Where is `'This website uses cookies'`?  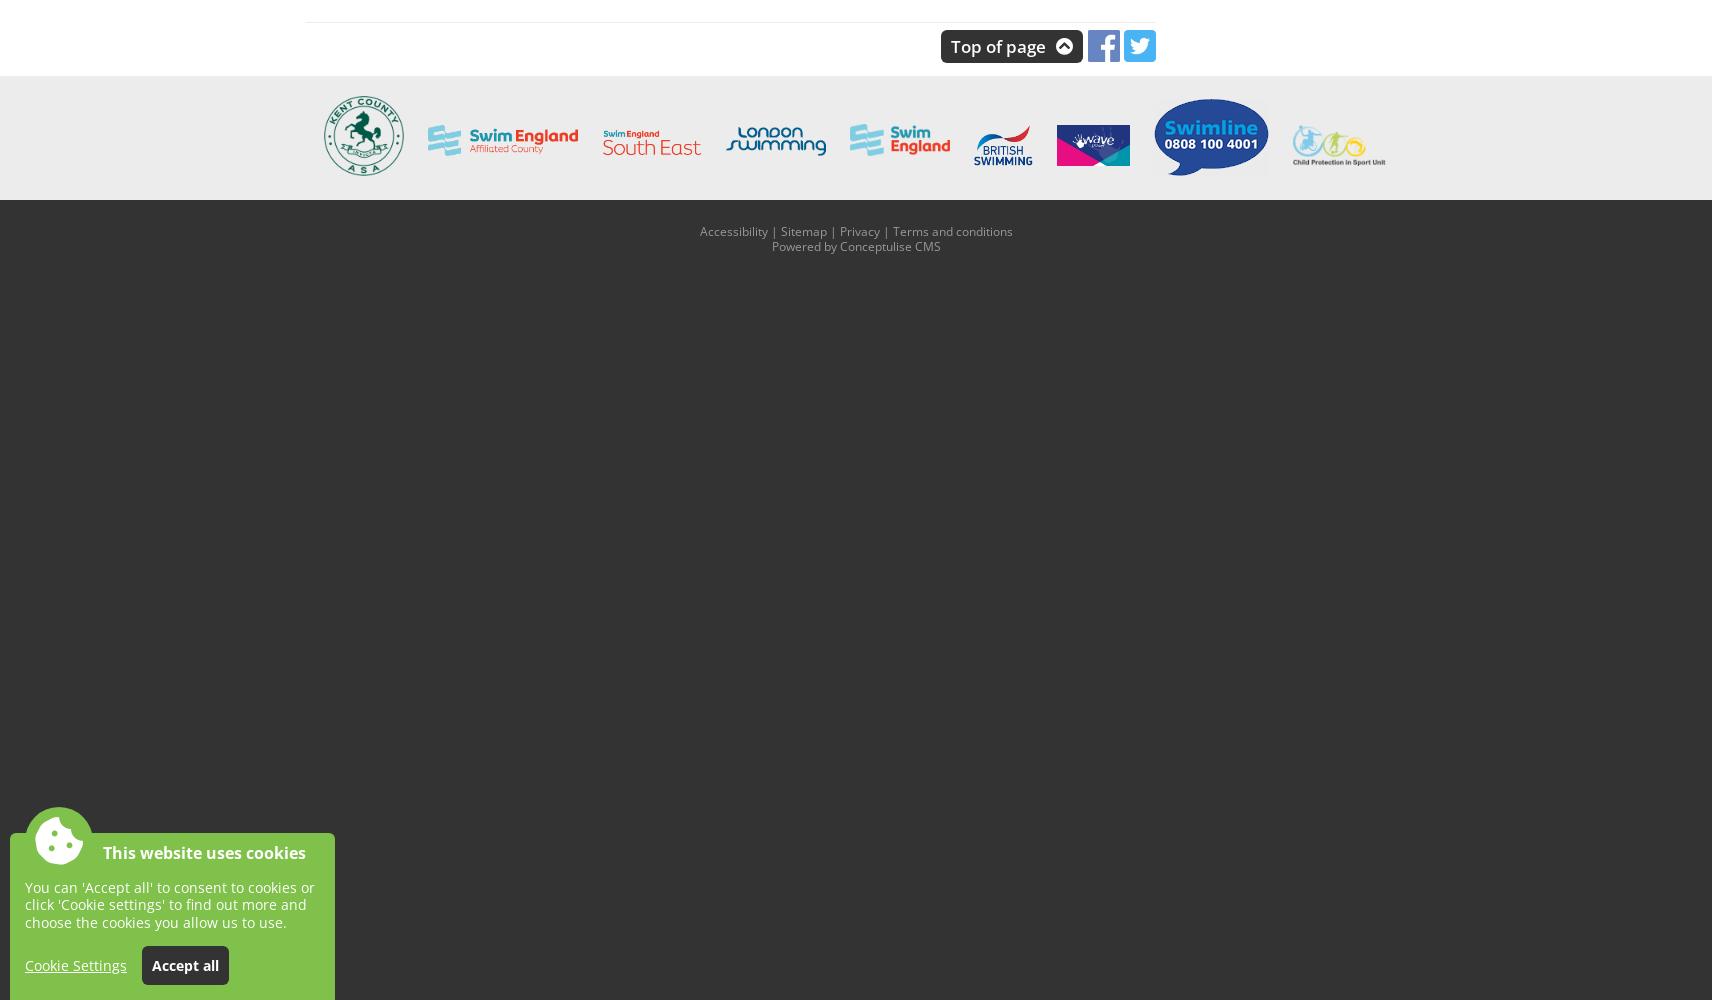
'This website uses cookies' is located at coordinates (203, 851).